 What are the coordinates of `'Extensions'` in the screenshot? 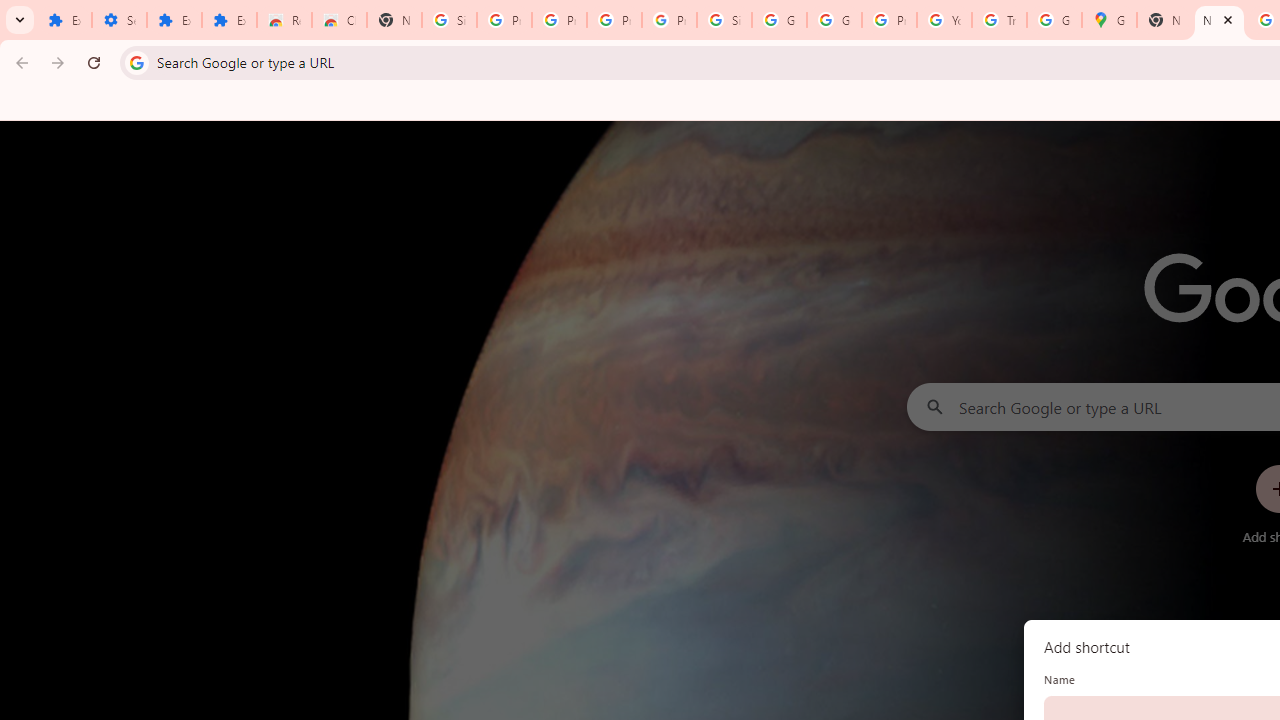 It's located at (174, 20).